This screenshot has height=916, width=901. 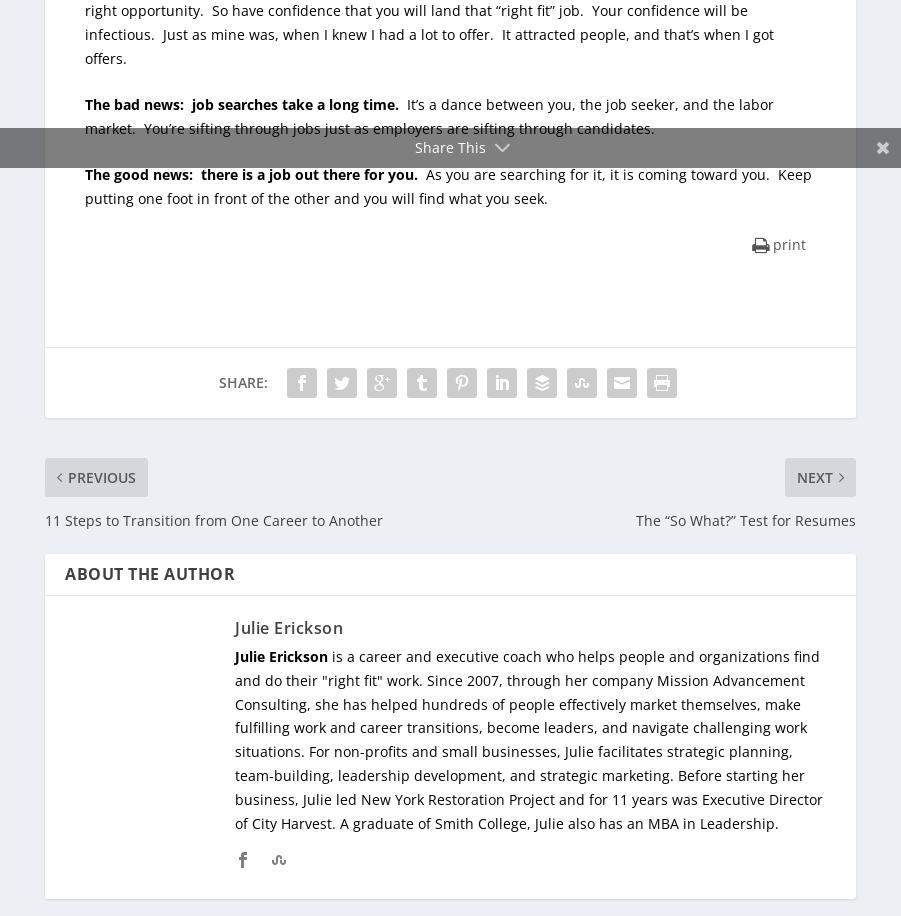 What do you see at coordinates (241, 102) in the screenshot?
I see `'The bad news:  job searches take a long time.'` at bounding box center [241, 102].